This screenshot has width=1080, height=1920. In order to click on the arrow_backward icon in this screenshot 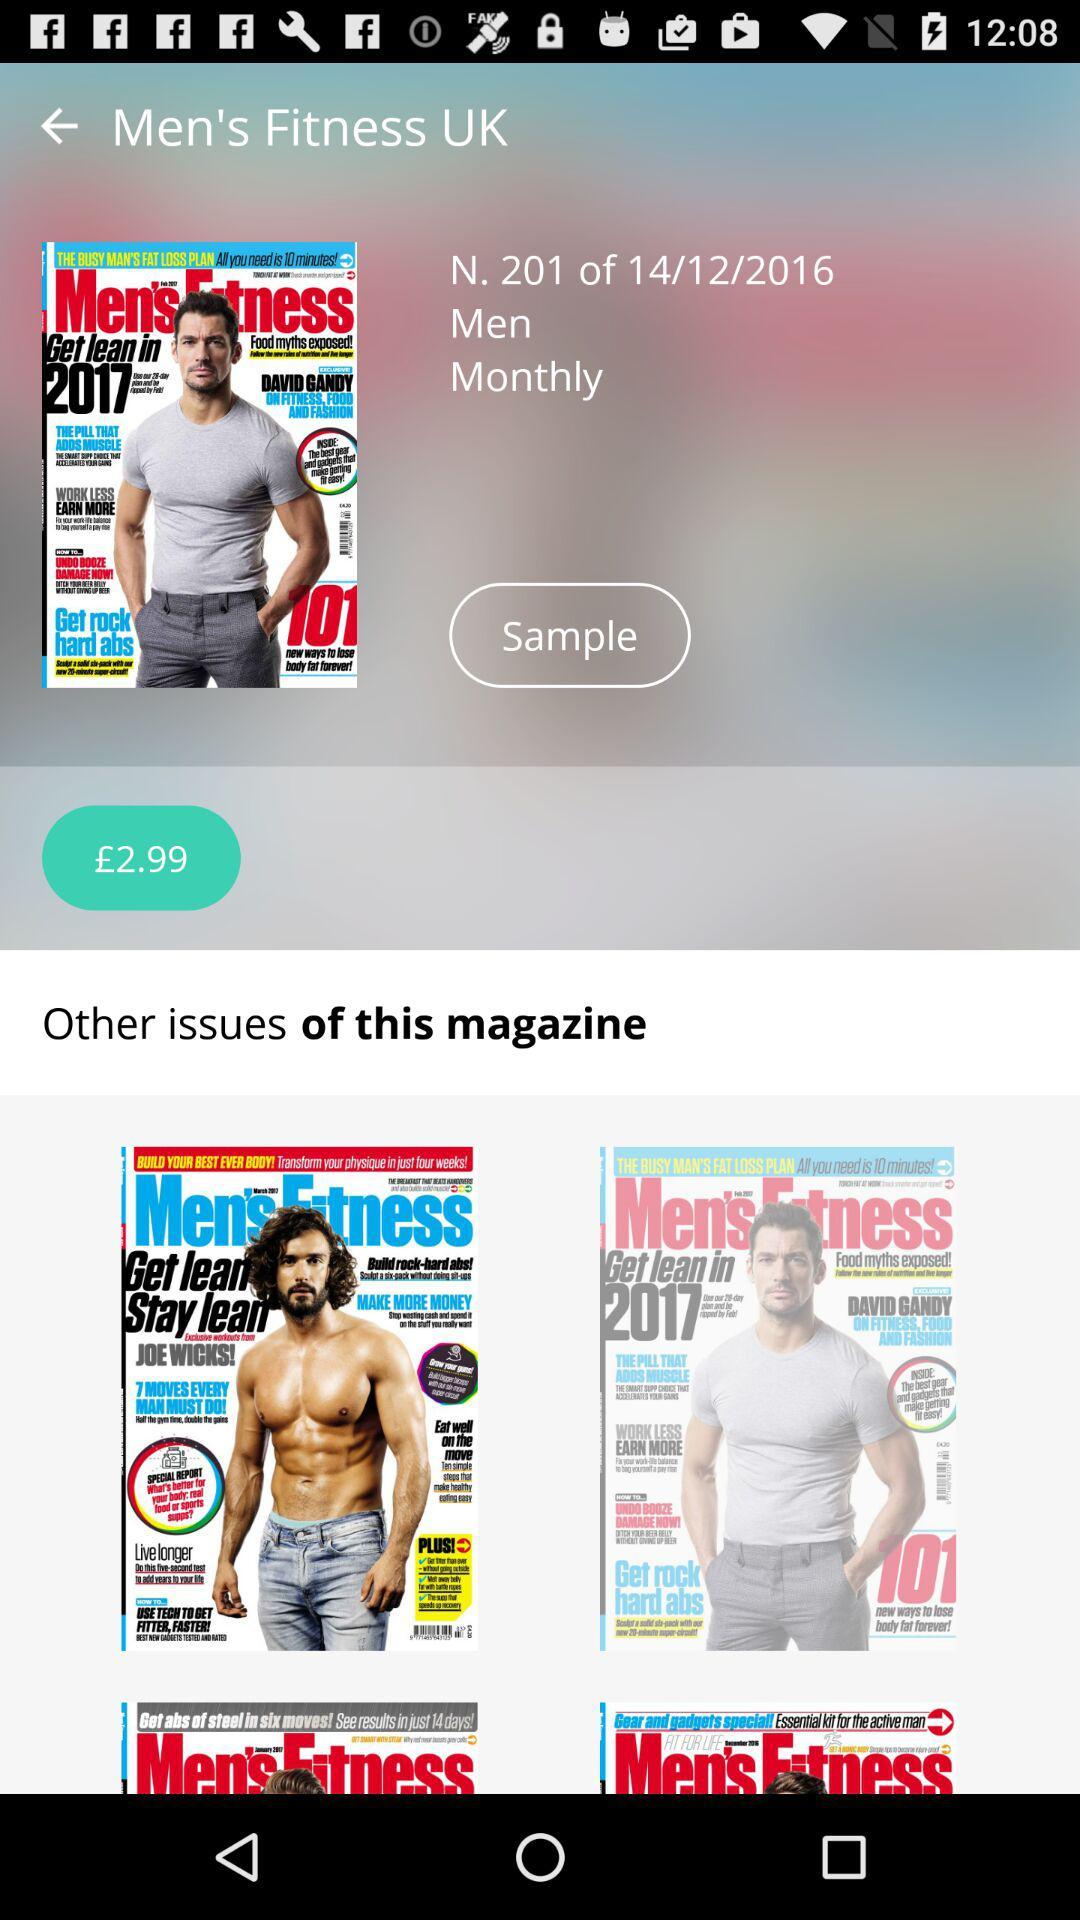, I will do `click(58, 133)`.